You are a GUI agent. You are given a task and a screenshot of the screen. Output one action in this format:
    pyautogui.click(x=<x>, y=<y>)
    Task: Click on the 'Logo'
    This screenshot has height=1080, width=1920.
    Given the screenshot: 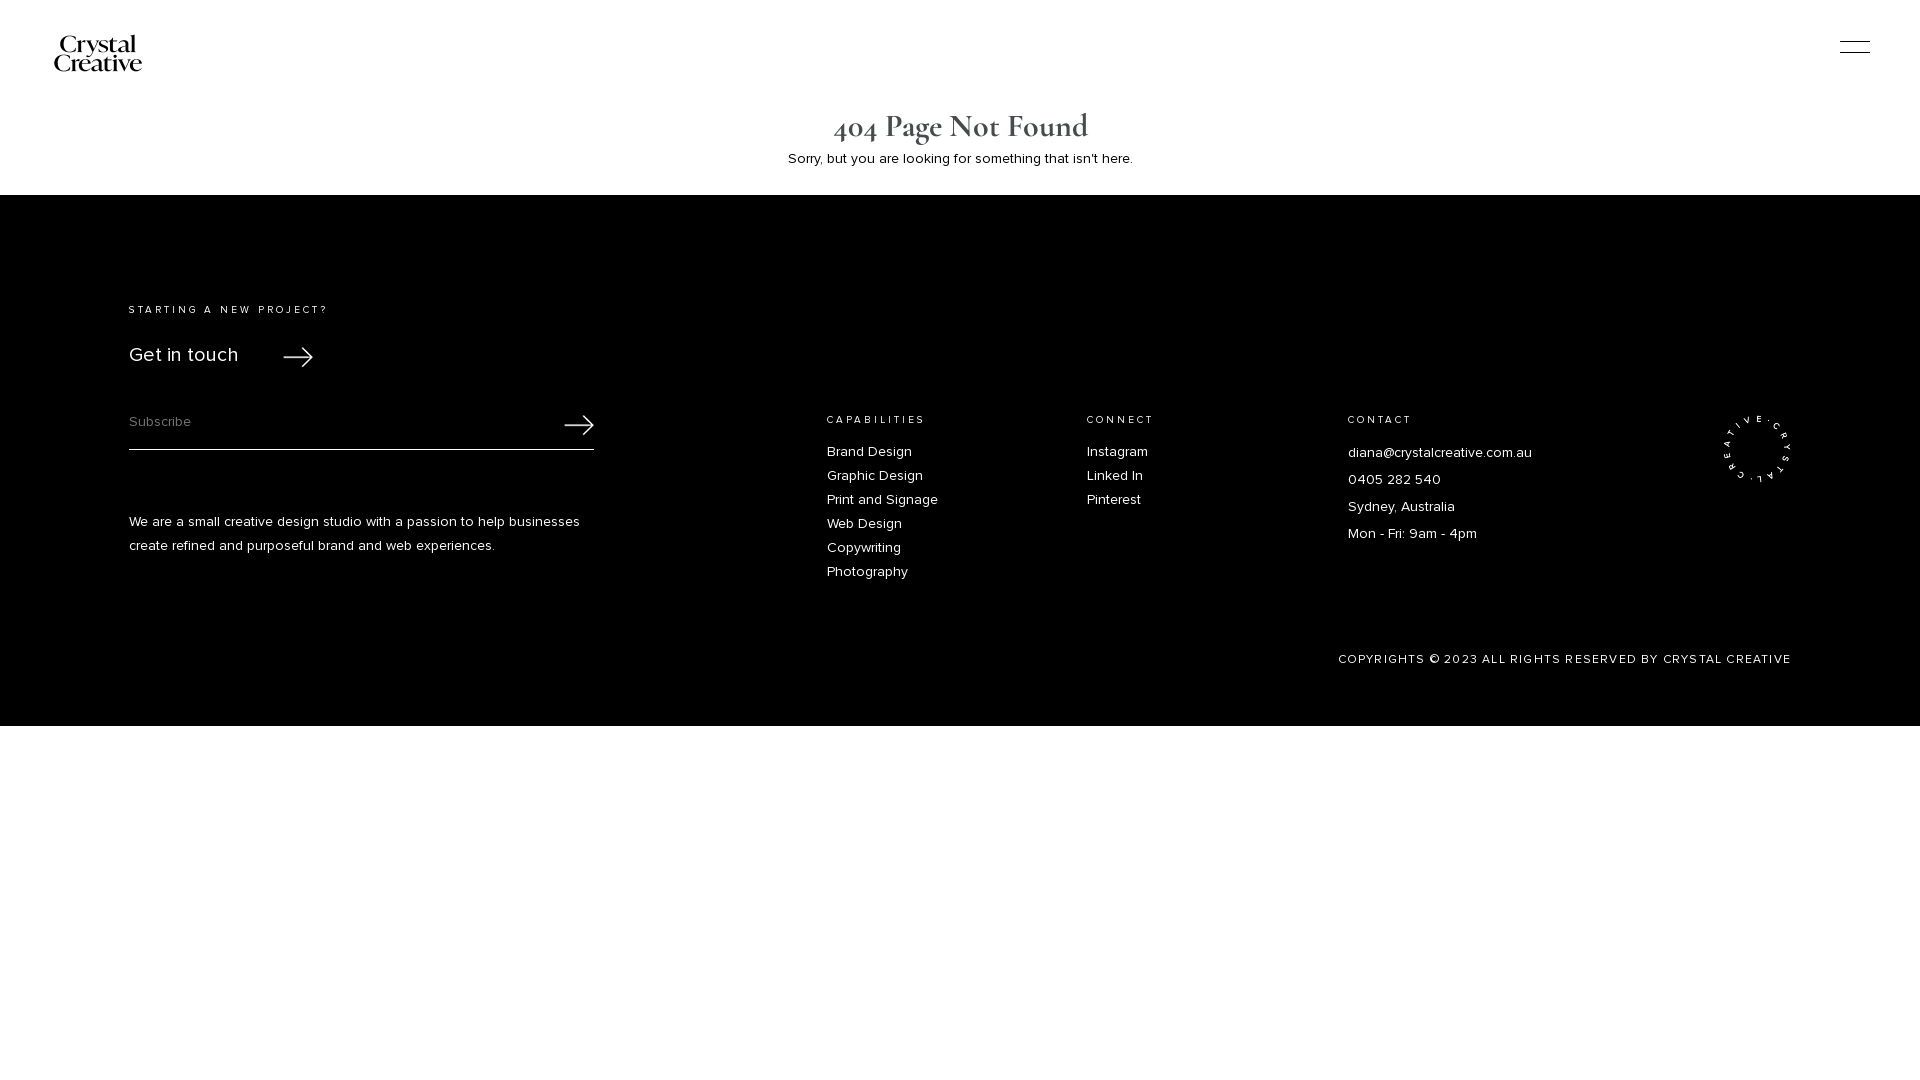 What is the action you would take?
    pyautogui.click(x=96, y=52)
    